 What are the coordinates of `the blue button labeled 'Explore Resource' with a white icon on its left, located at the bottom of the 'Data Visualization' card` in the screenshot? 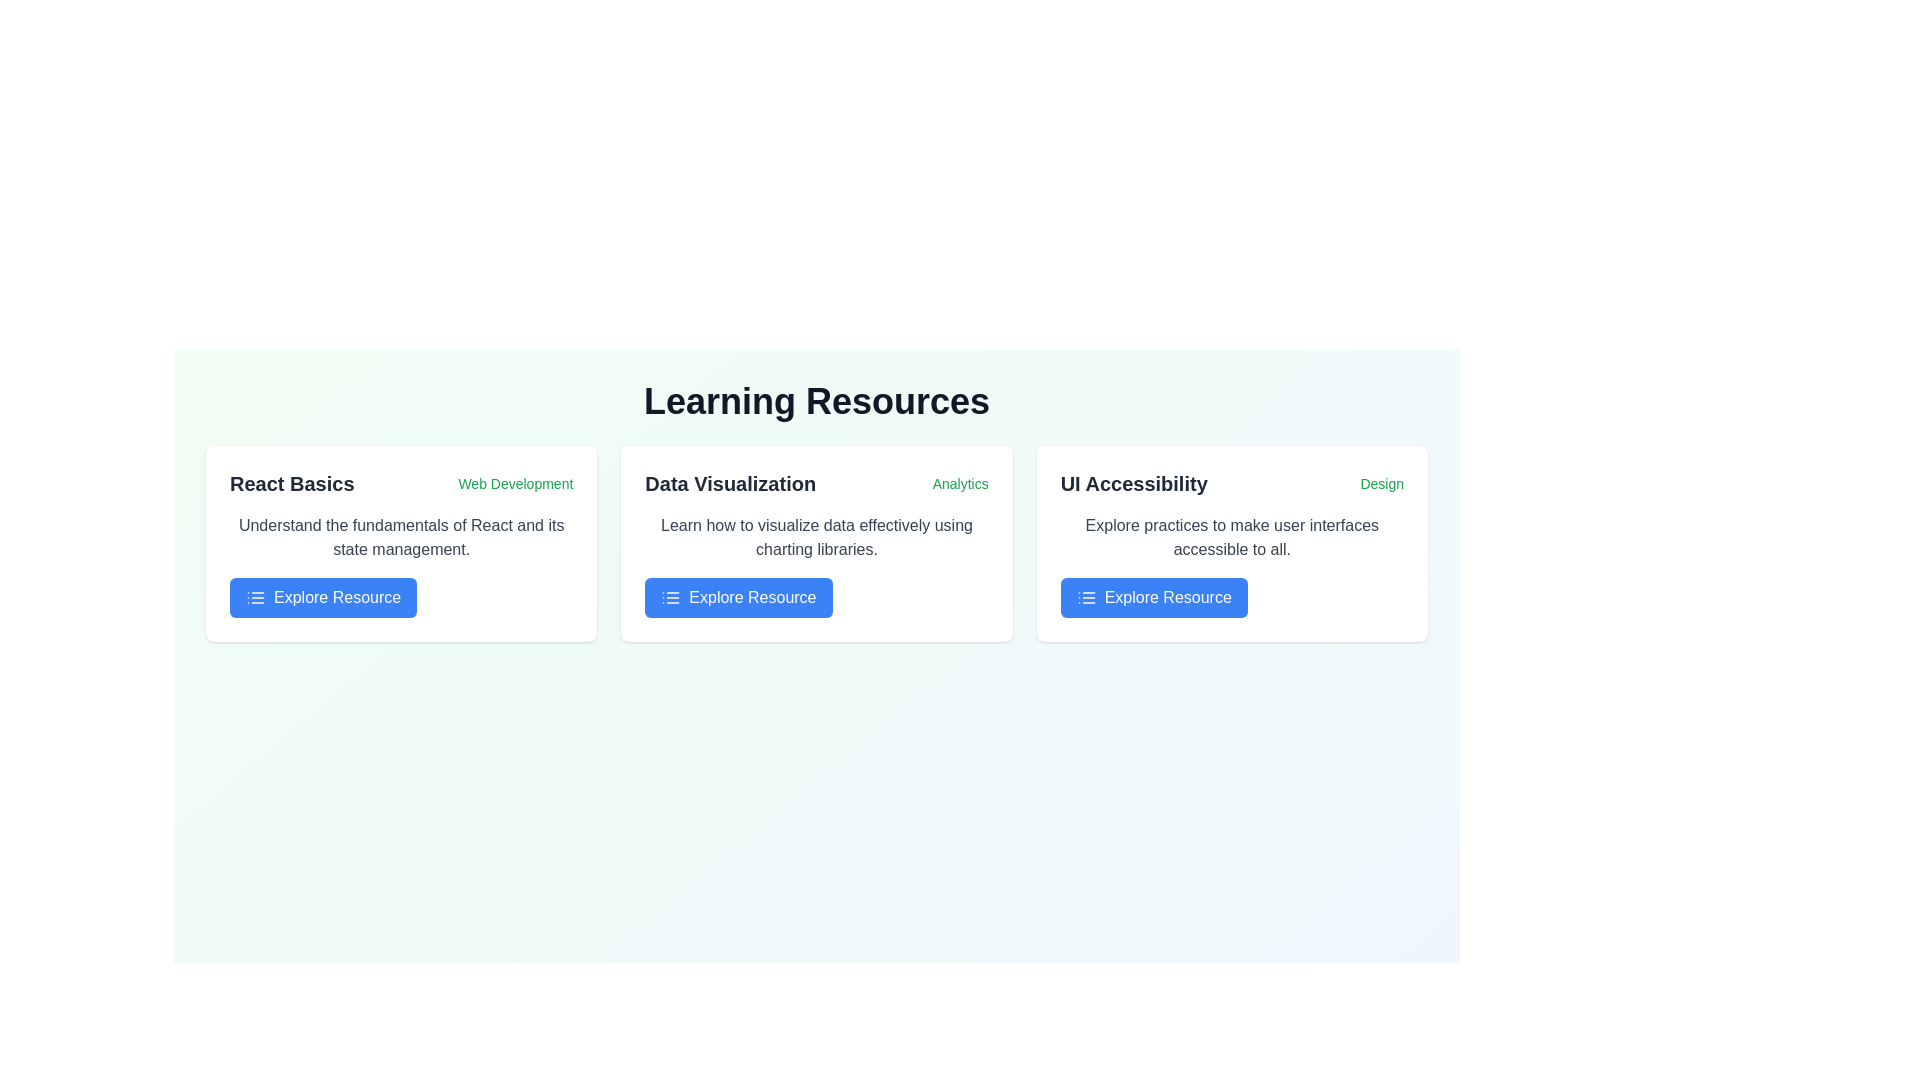 It's located at (737, 596).